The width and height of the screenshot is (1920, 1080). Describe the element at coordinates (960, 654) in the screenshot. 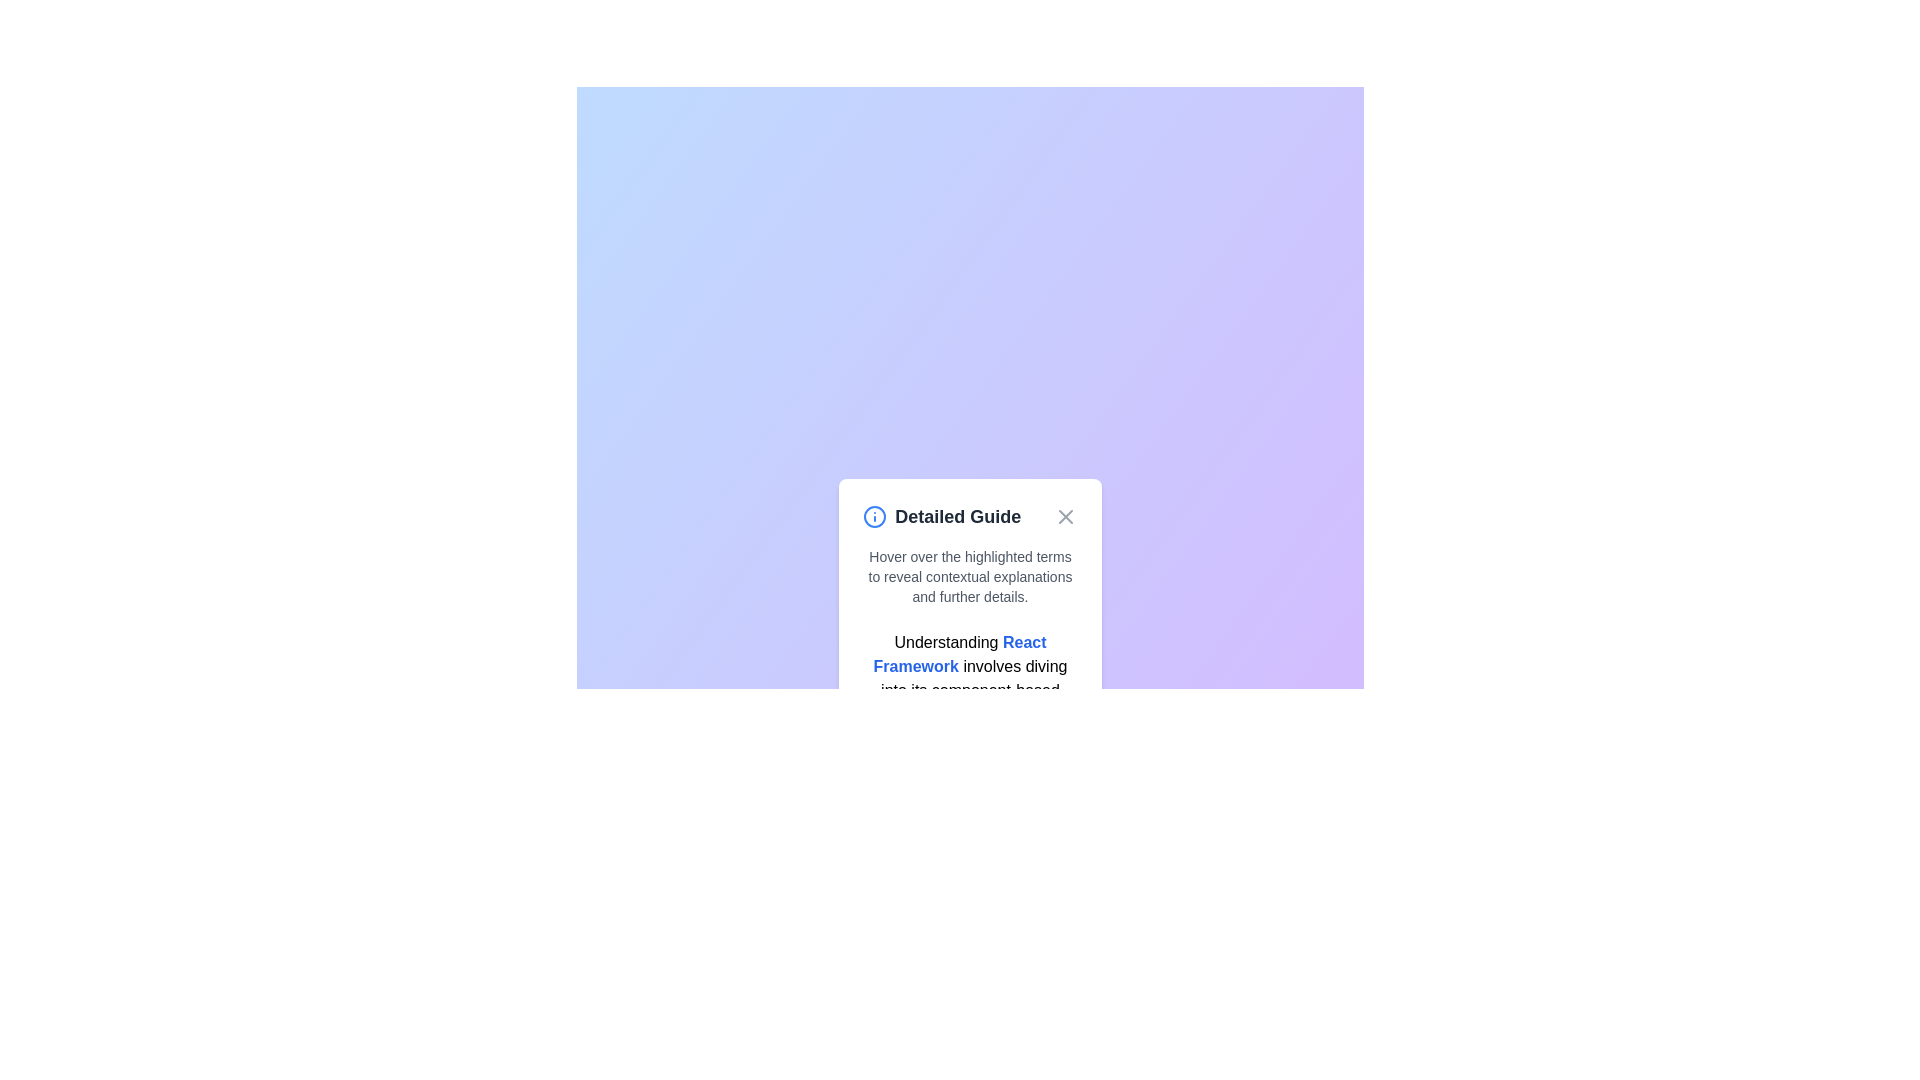

I see `the Text Highlight that provides context about 'React Framework', located in the modal beneath the header 'Detailed Guide'` at that location.